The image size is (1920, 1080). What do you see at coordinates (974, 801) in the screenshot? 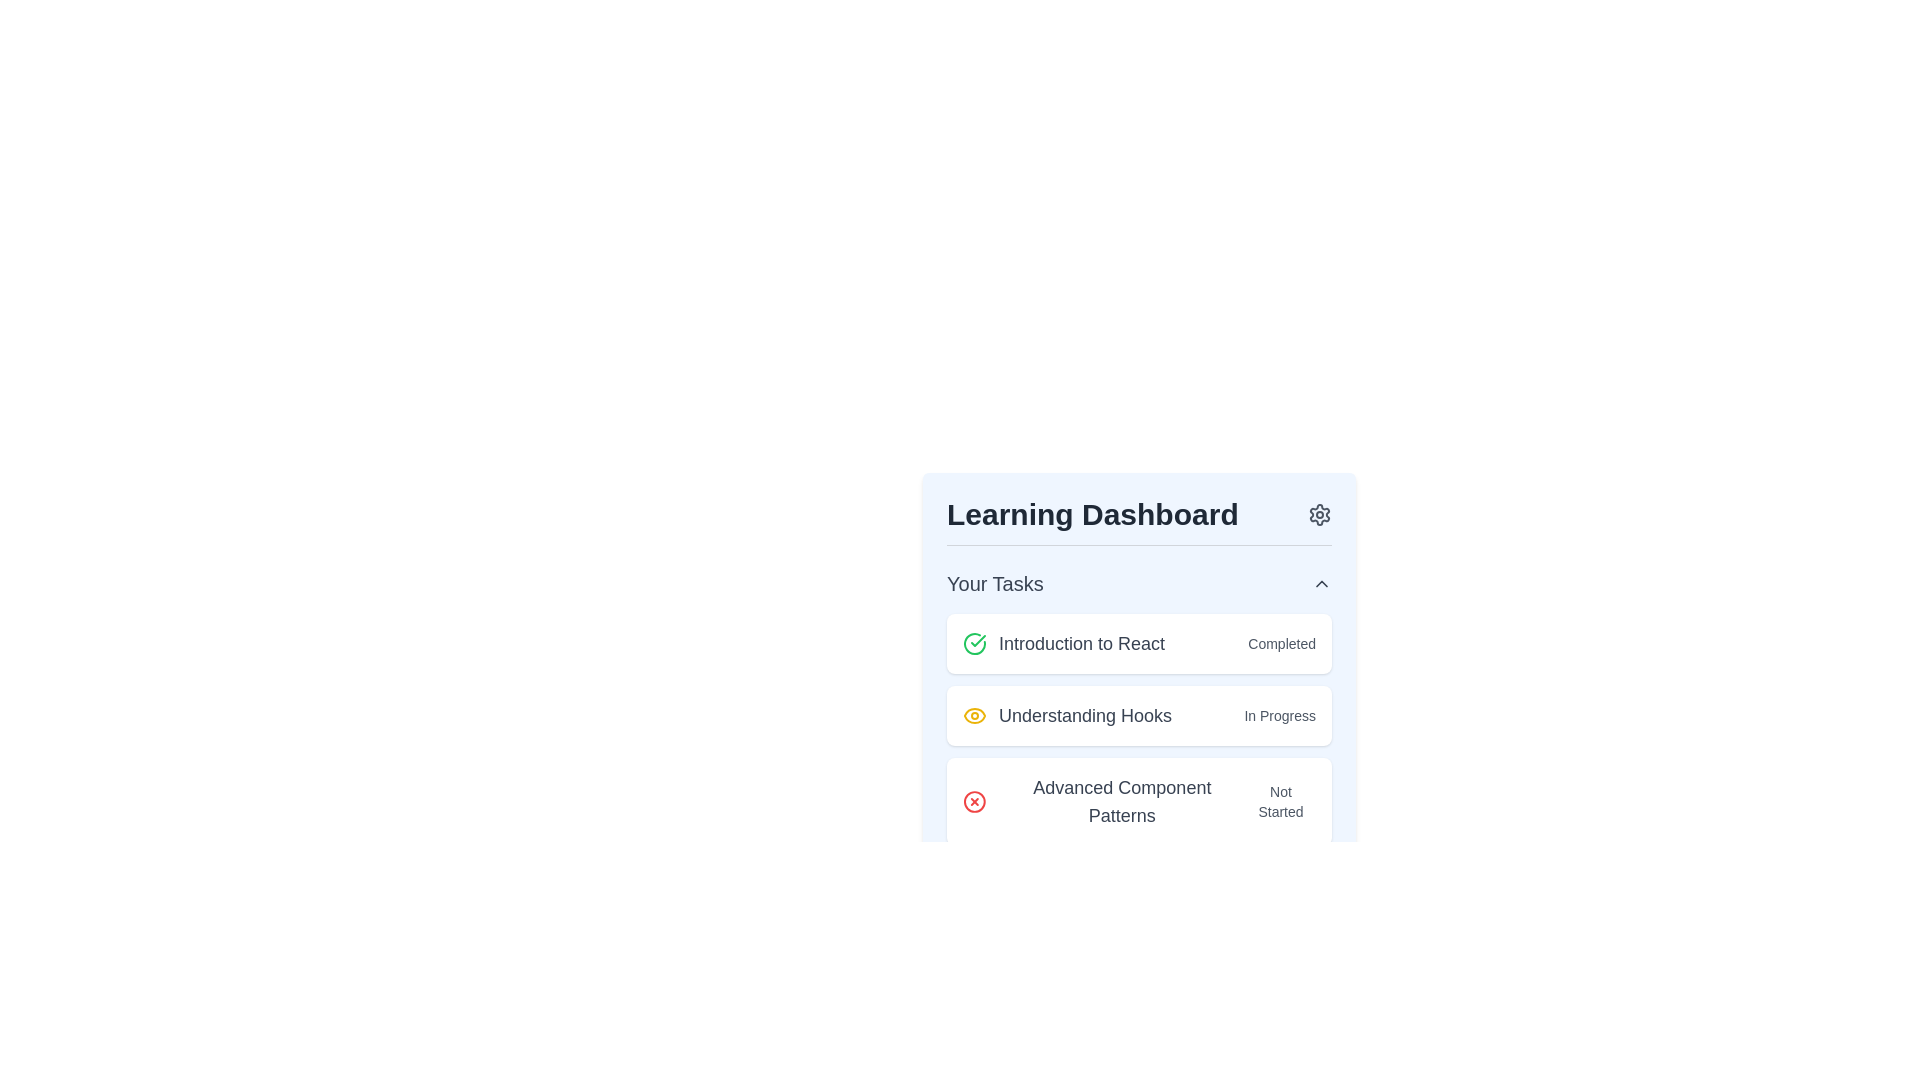
I see `the circular red icon indicating 'not started' status in the third task item card of the 'Your Tasks' list on the learning dashboard` at bounding box center [974, 801].